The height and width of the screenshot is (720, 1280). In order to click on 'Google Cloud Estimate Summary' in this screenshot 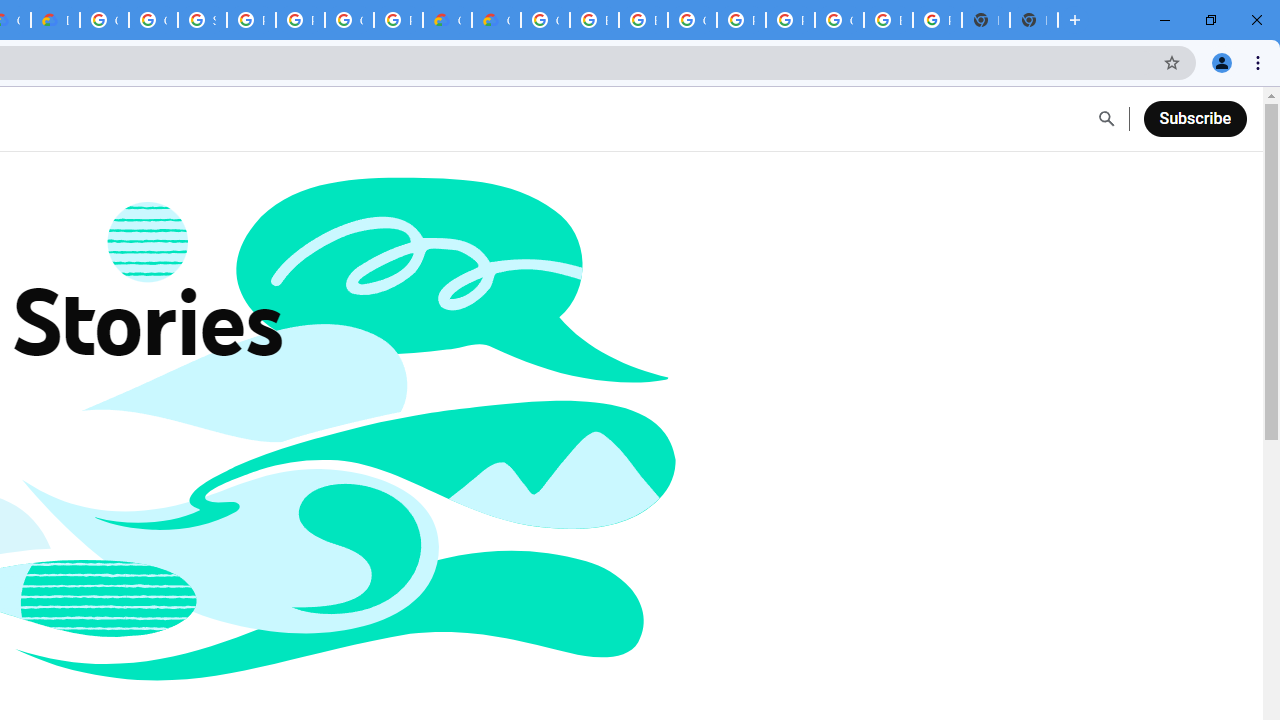, I will do `click(496, 20)`.